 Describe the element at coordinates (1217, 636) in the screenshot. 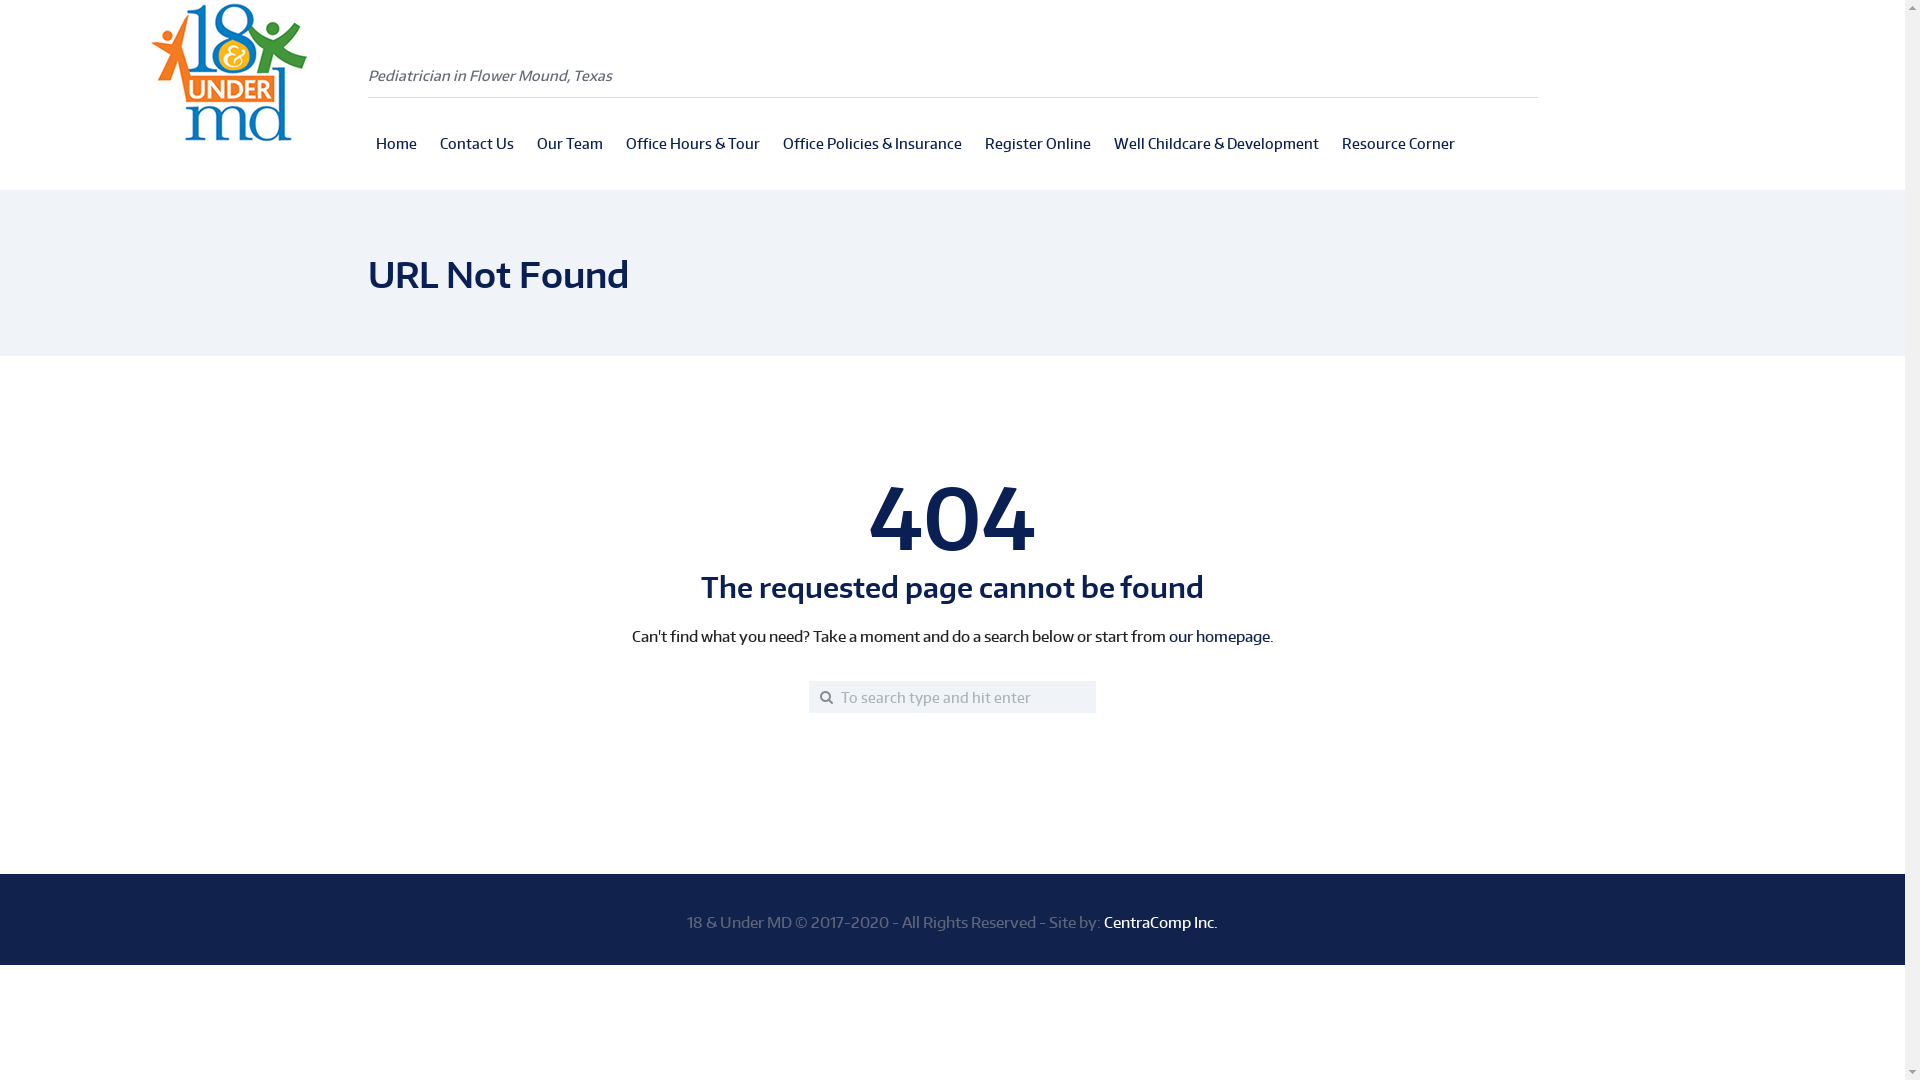

I see `'our homepage'` at that location.